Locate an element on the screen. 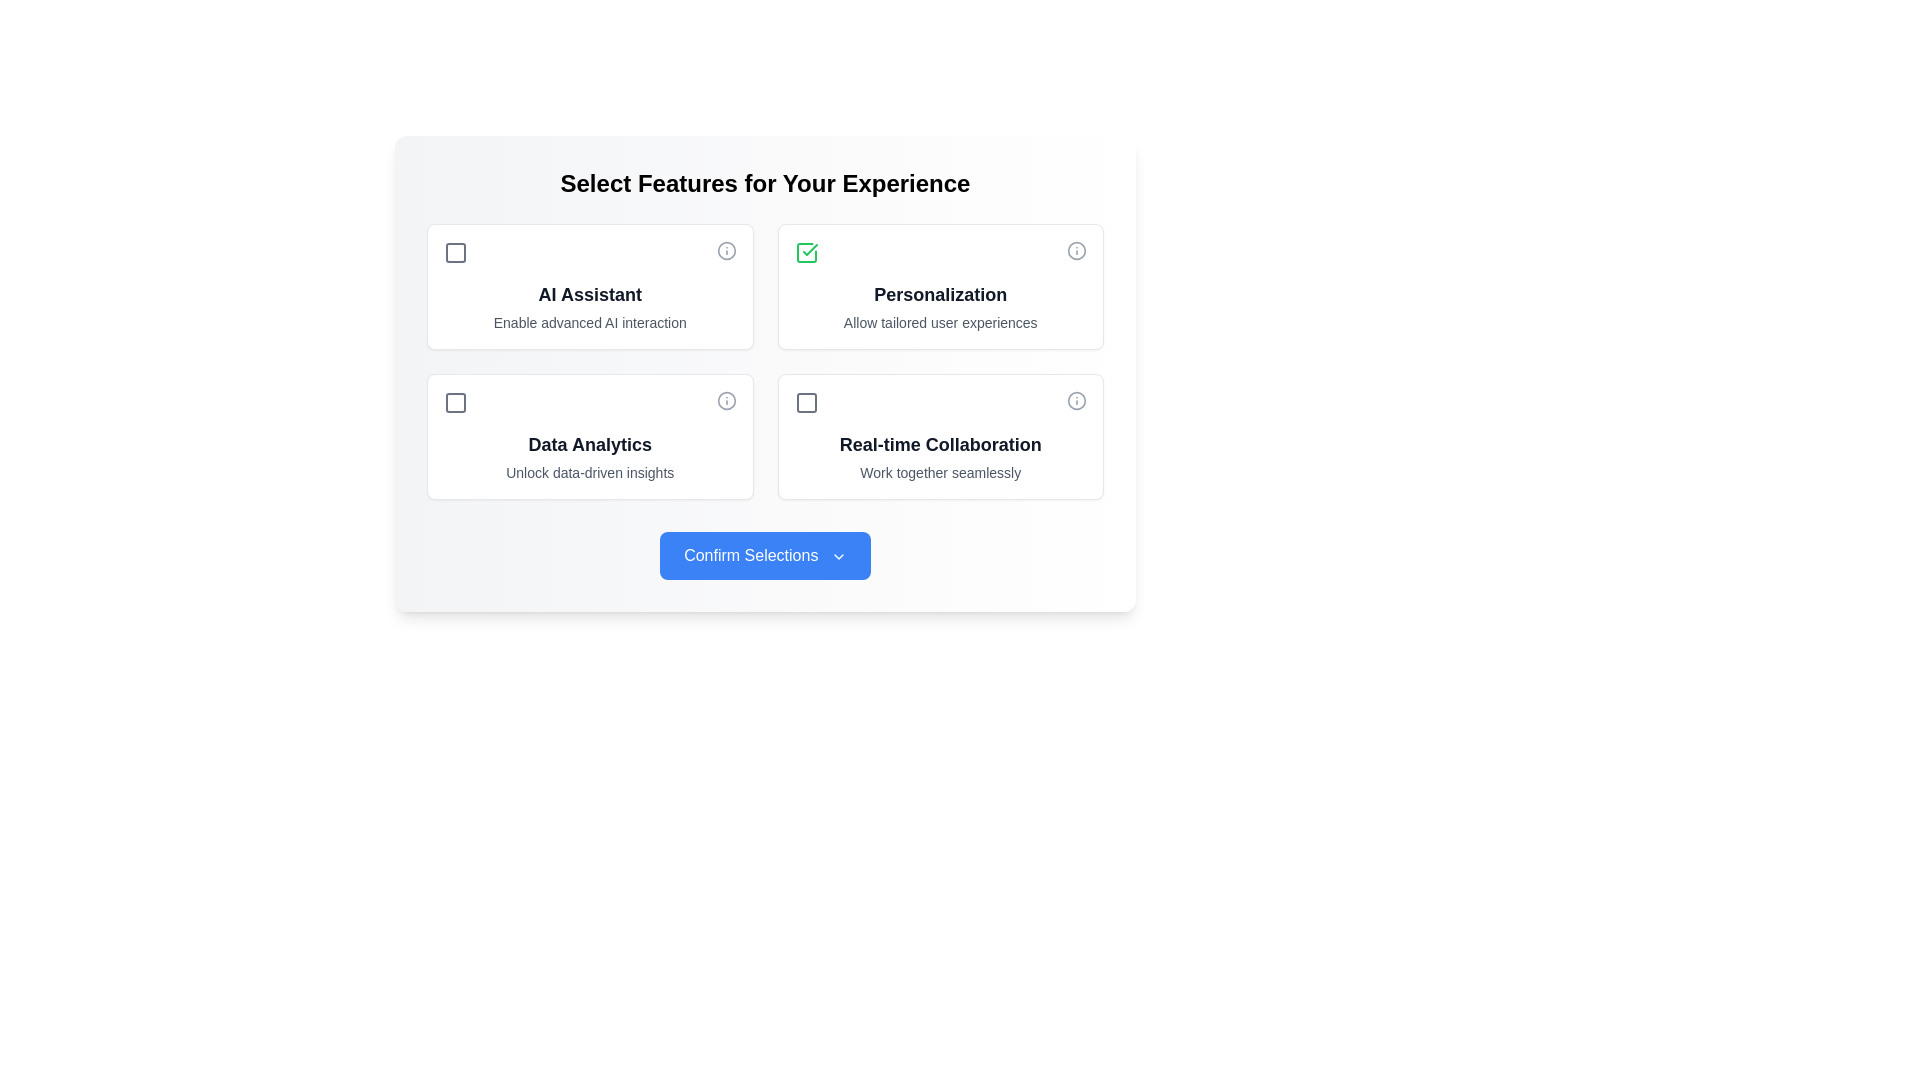  informational text label about the 'Data Analytics' feature located in the lower-left quadrant of a 2x2 grid layout, specifically in the first item of the second row is located at coordinates (589, 456).